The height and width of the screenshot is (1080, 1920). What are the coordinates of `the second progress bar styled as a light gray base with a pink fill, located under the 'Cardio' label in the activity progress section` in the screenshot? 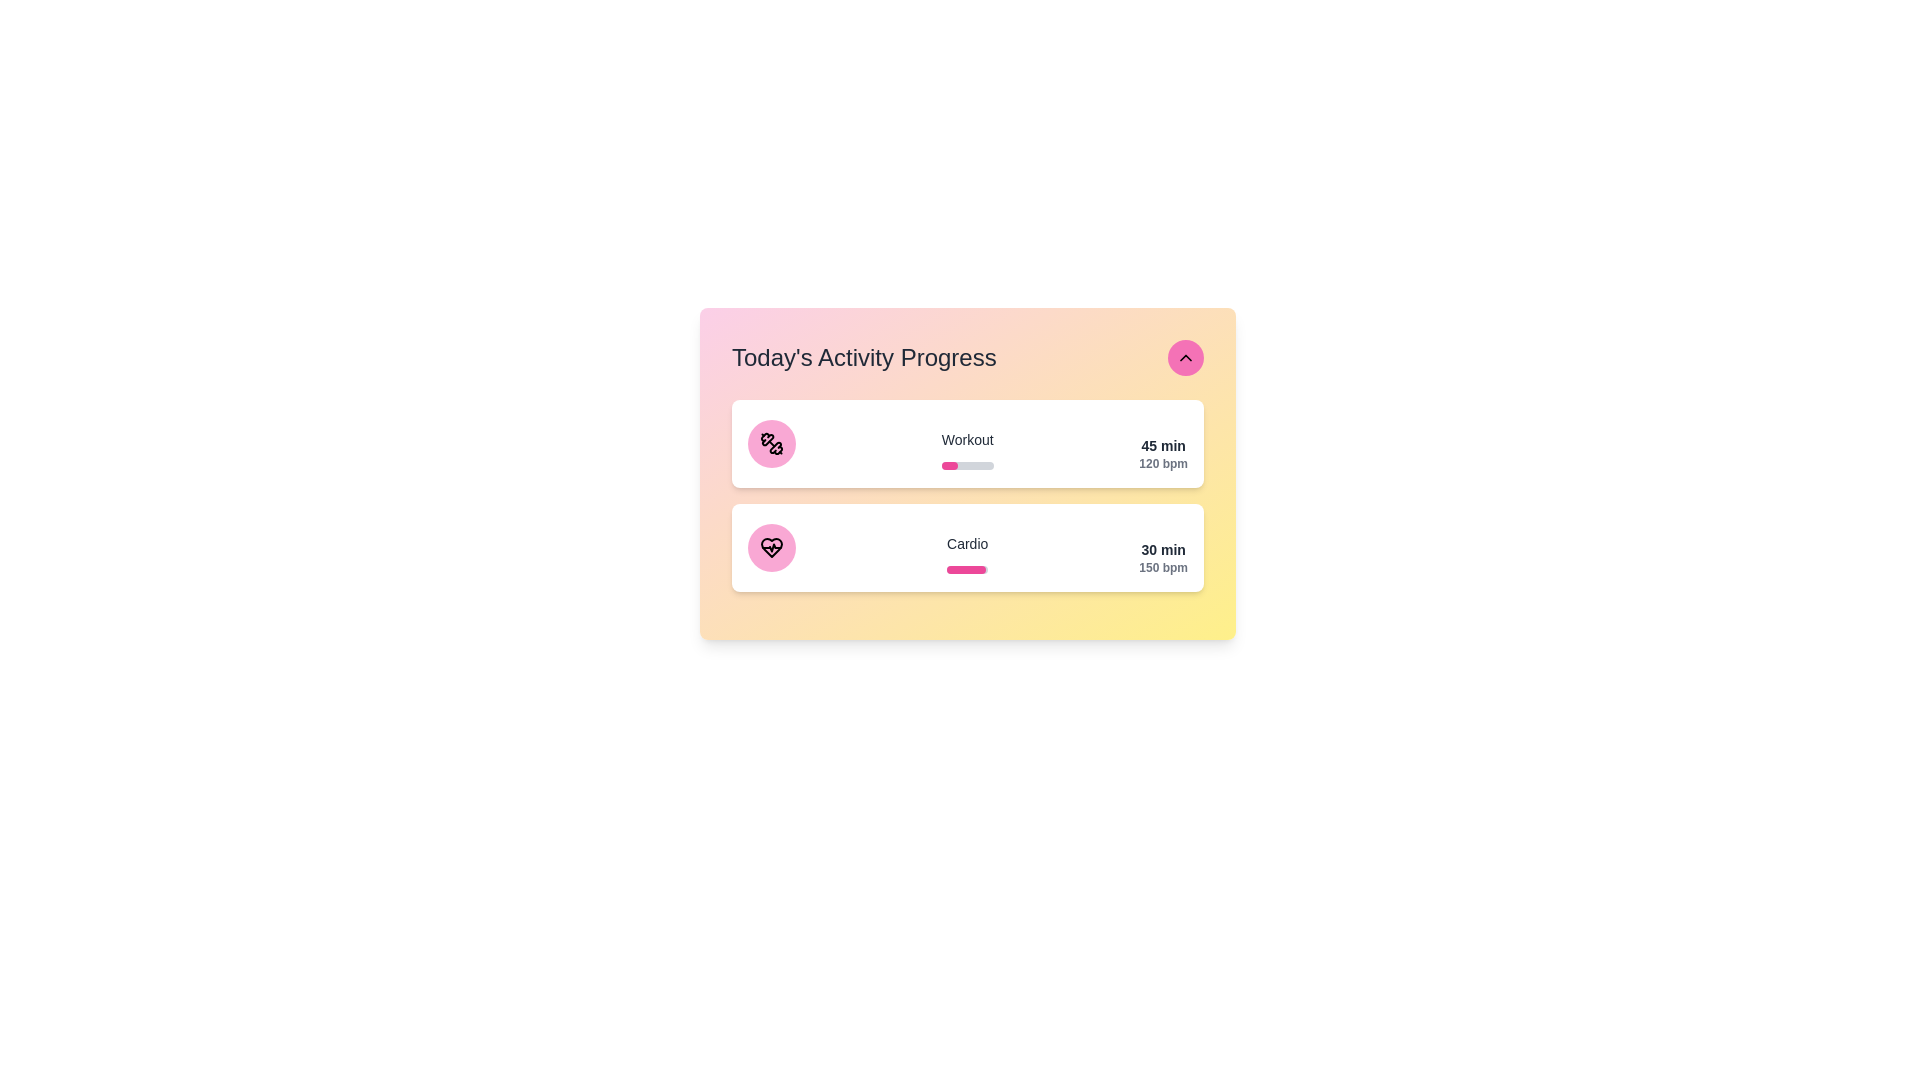 It's located at (967, 570).